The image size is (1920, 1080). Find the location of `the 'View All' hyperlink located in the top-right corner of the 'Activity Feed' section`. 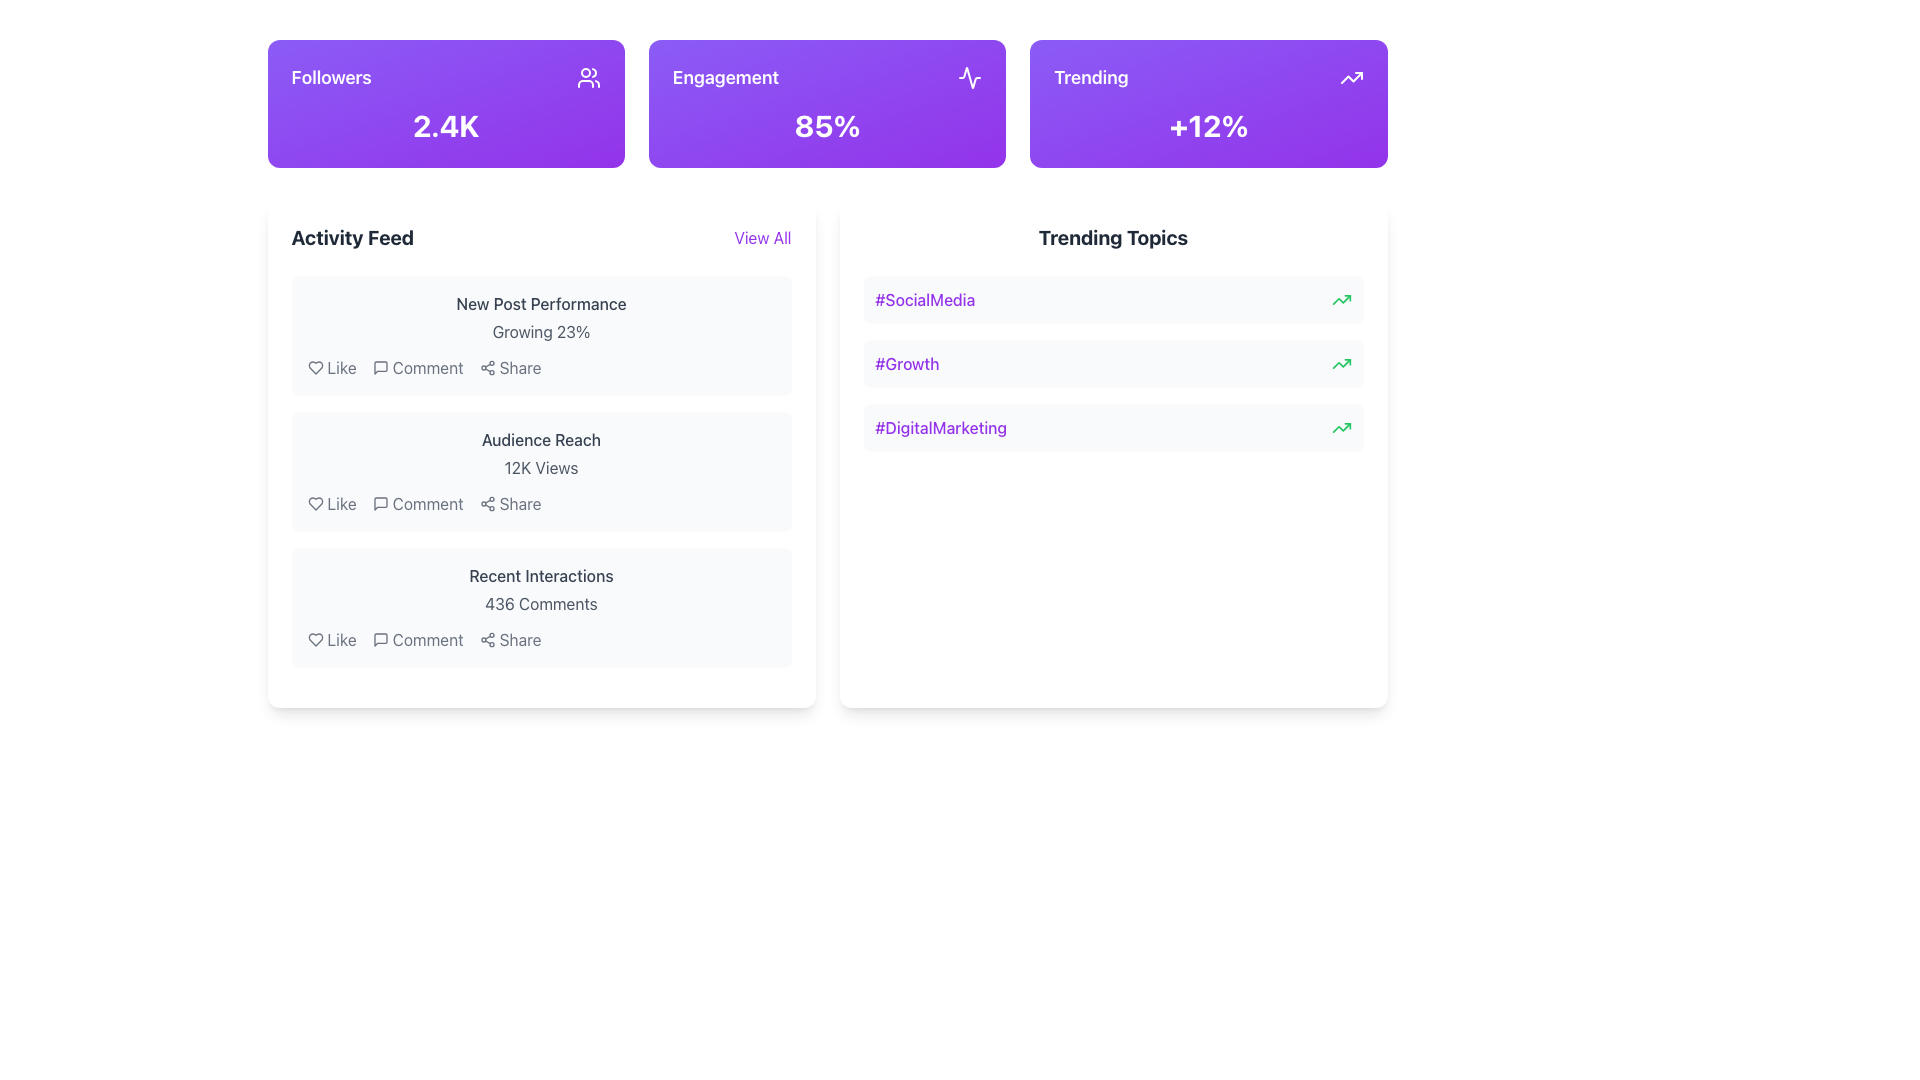

the 'View All' hyperlink located in the top-right corner of the 'Activity Feed' section is located at coordinates (762, 237).